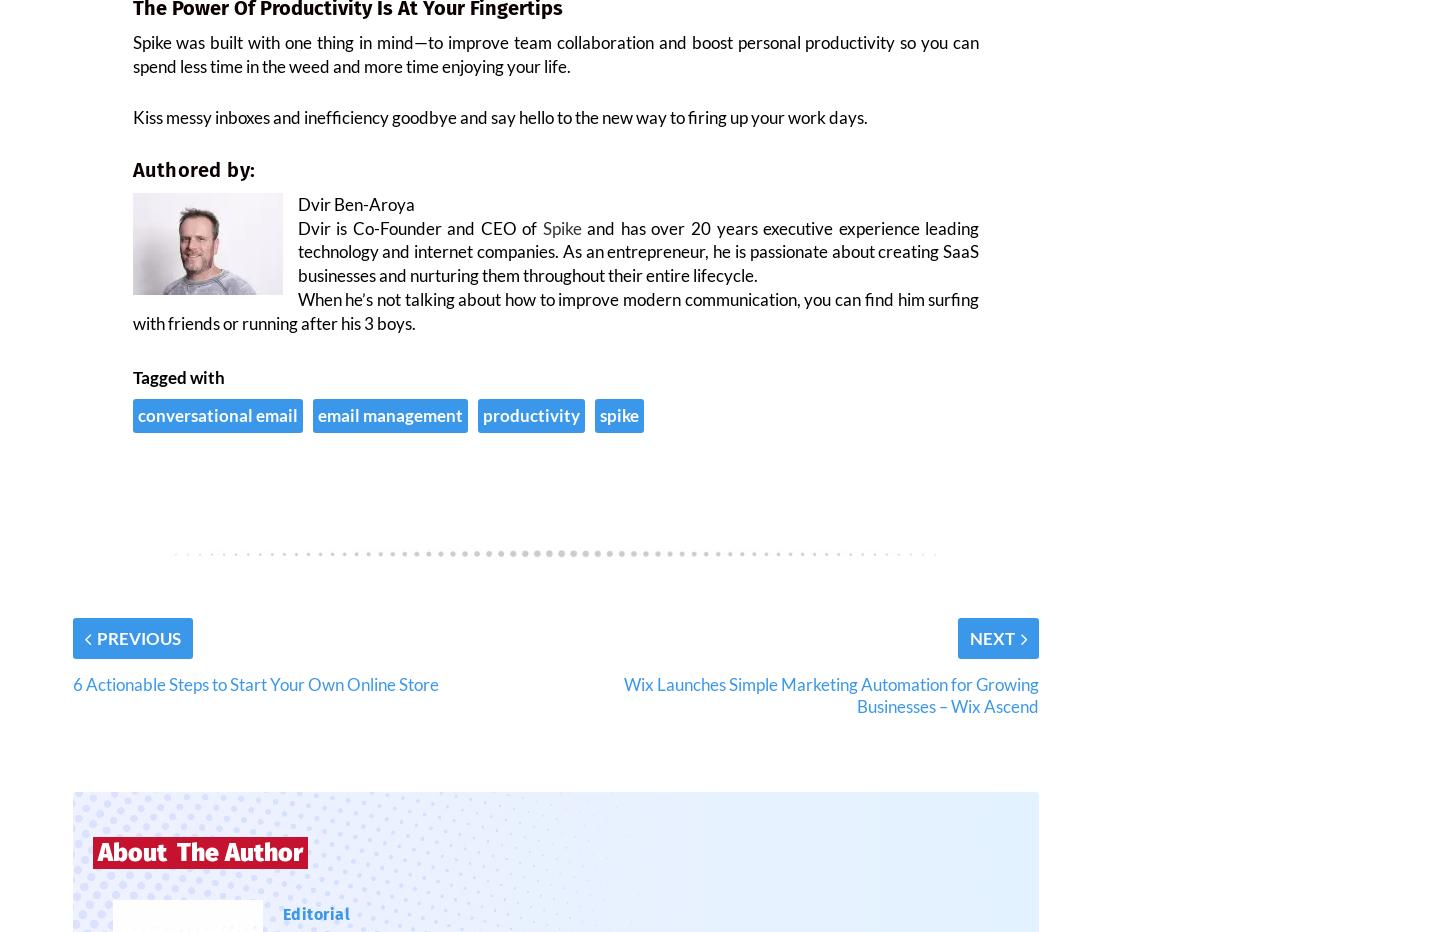  I want to click on 'Spike', so click(542, 239).